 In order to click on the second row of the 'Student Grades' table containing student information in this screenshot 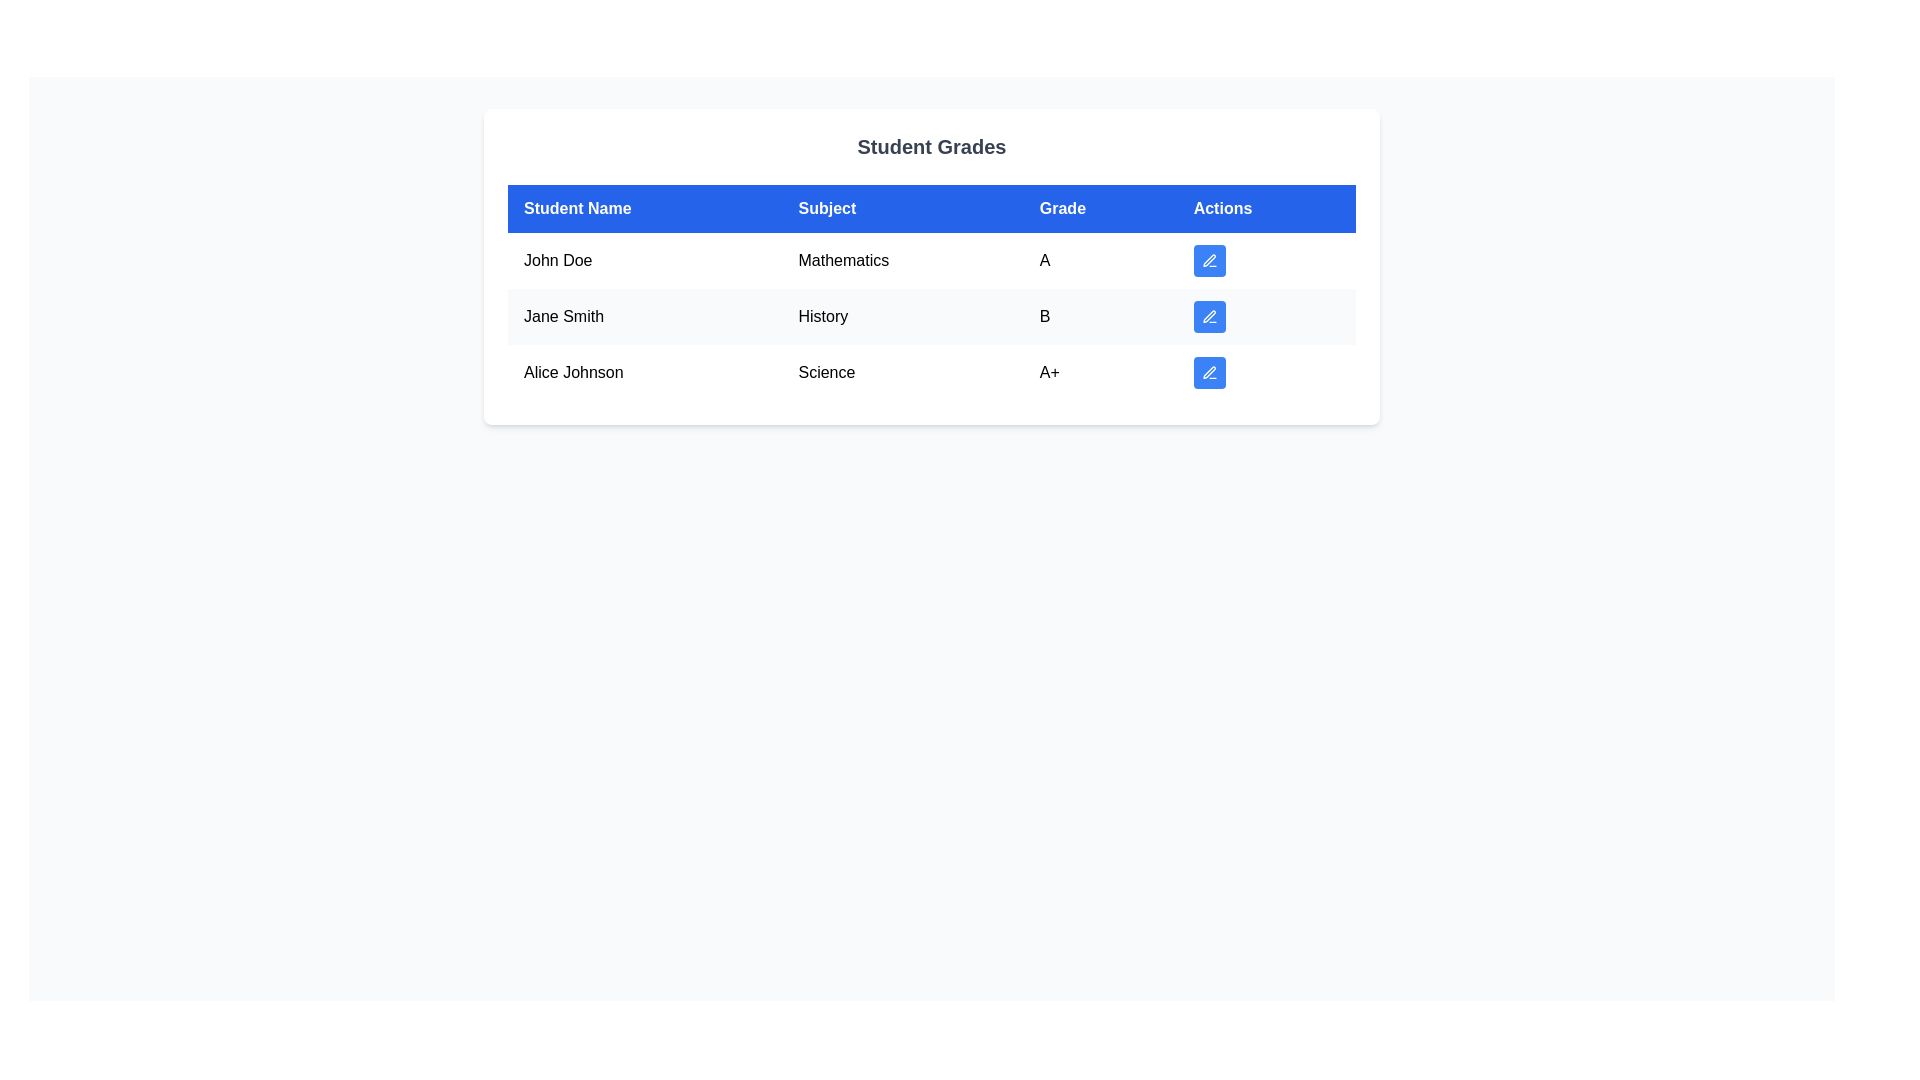, I will do `click(930, 315)`.